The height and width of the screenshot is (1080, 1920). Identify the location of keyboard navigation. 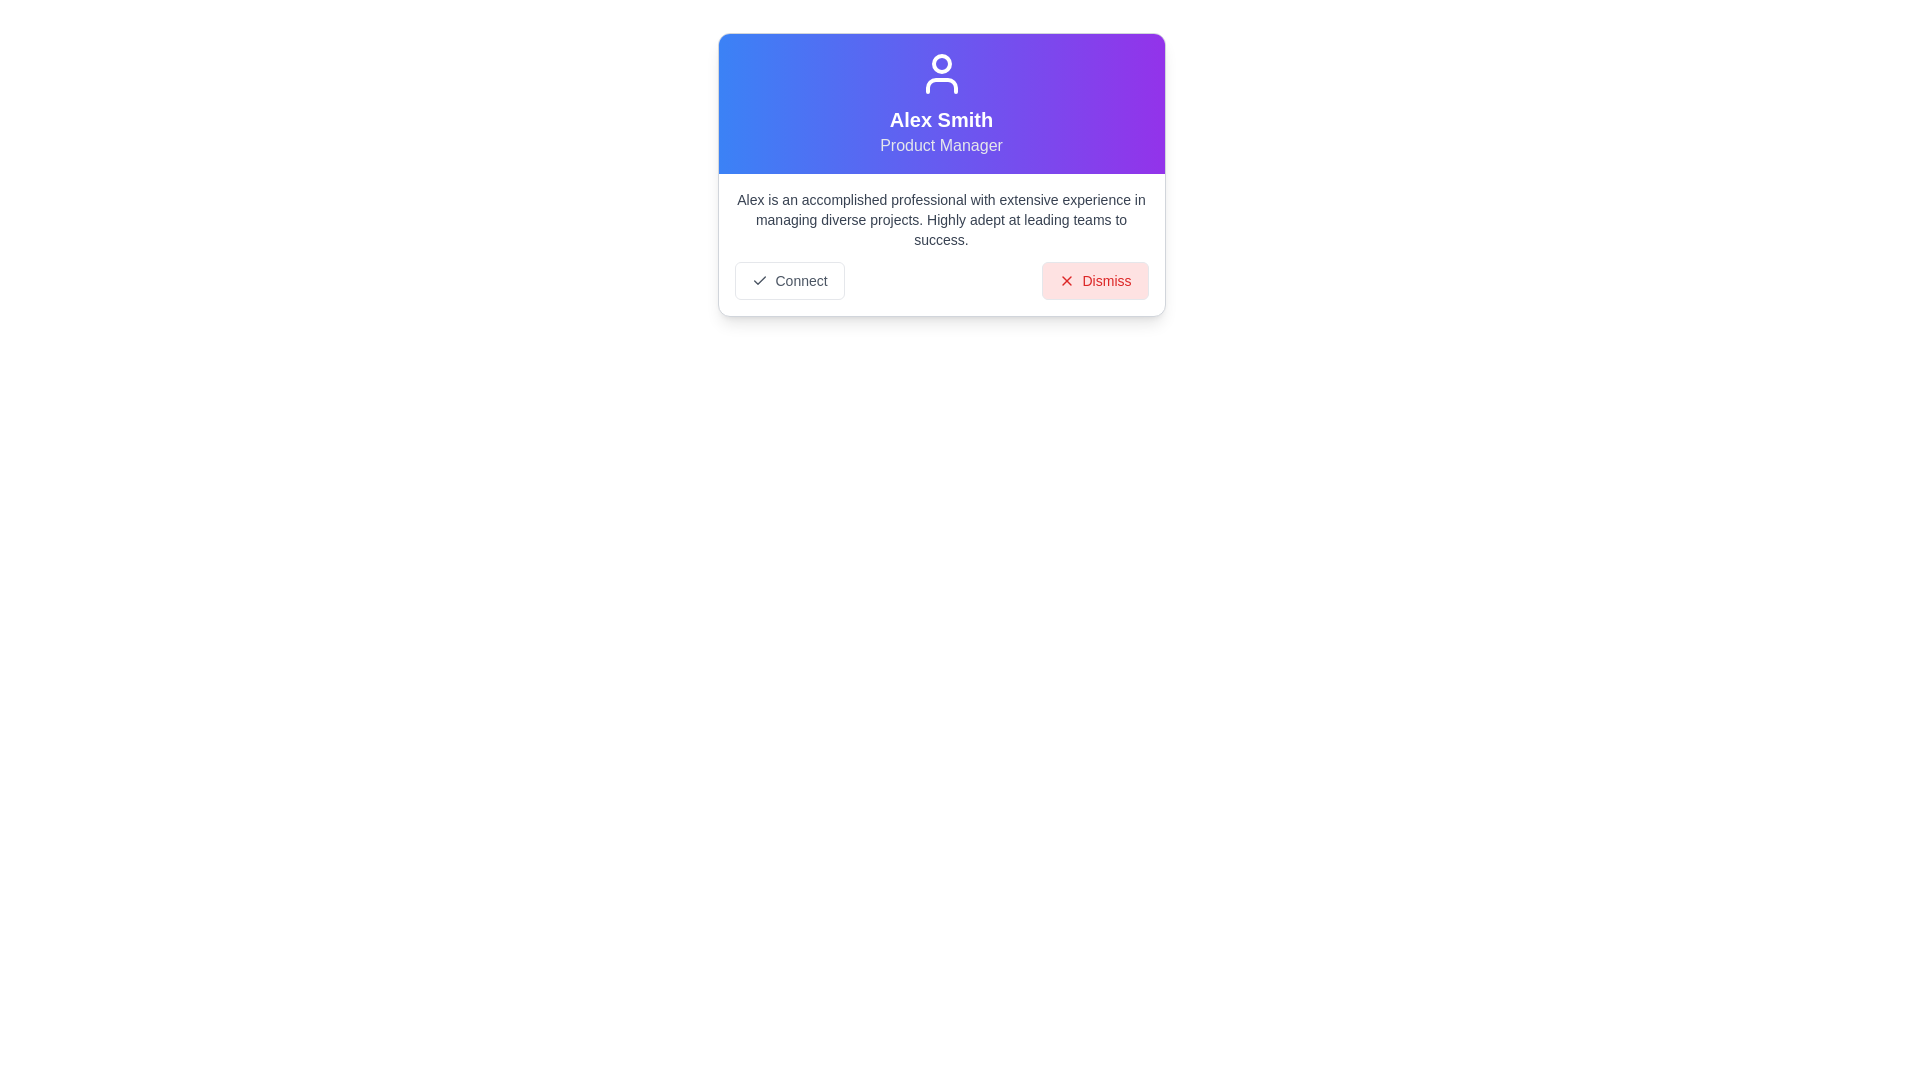
(1093, 281).